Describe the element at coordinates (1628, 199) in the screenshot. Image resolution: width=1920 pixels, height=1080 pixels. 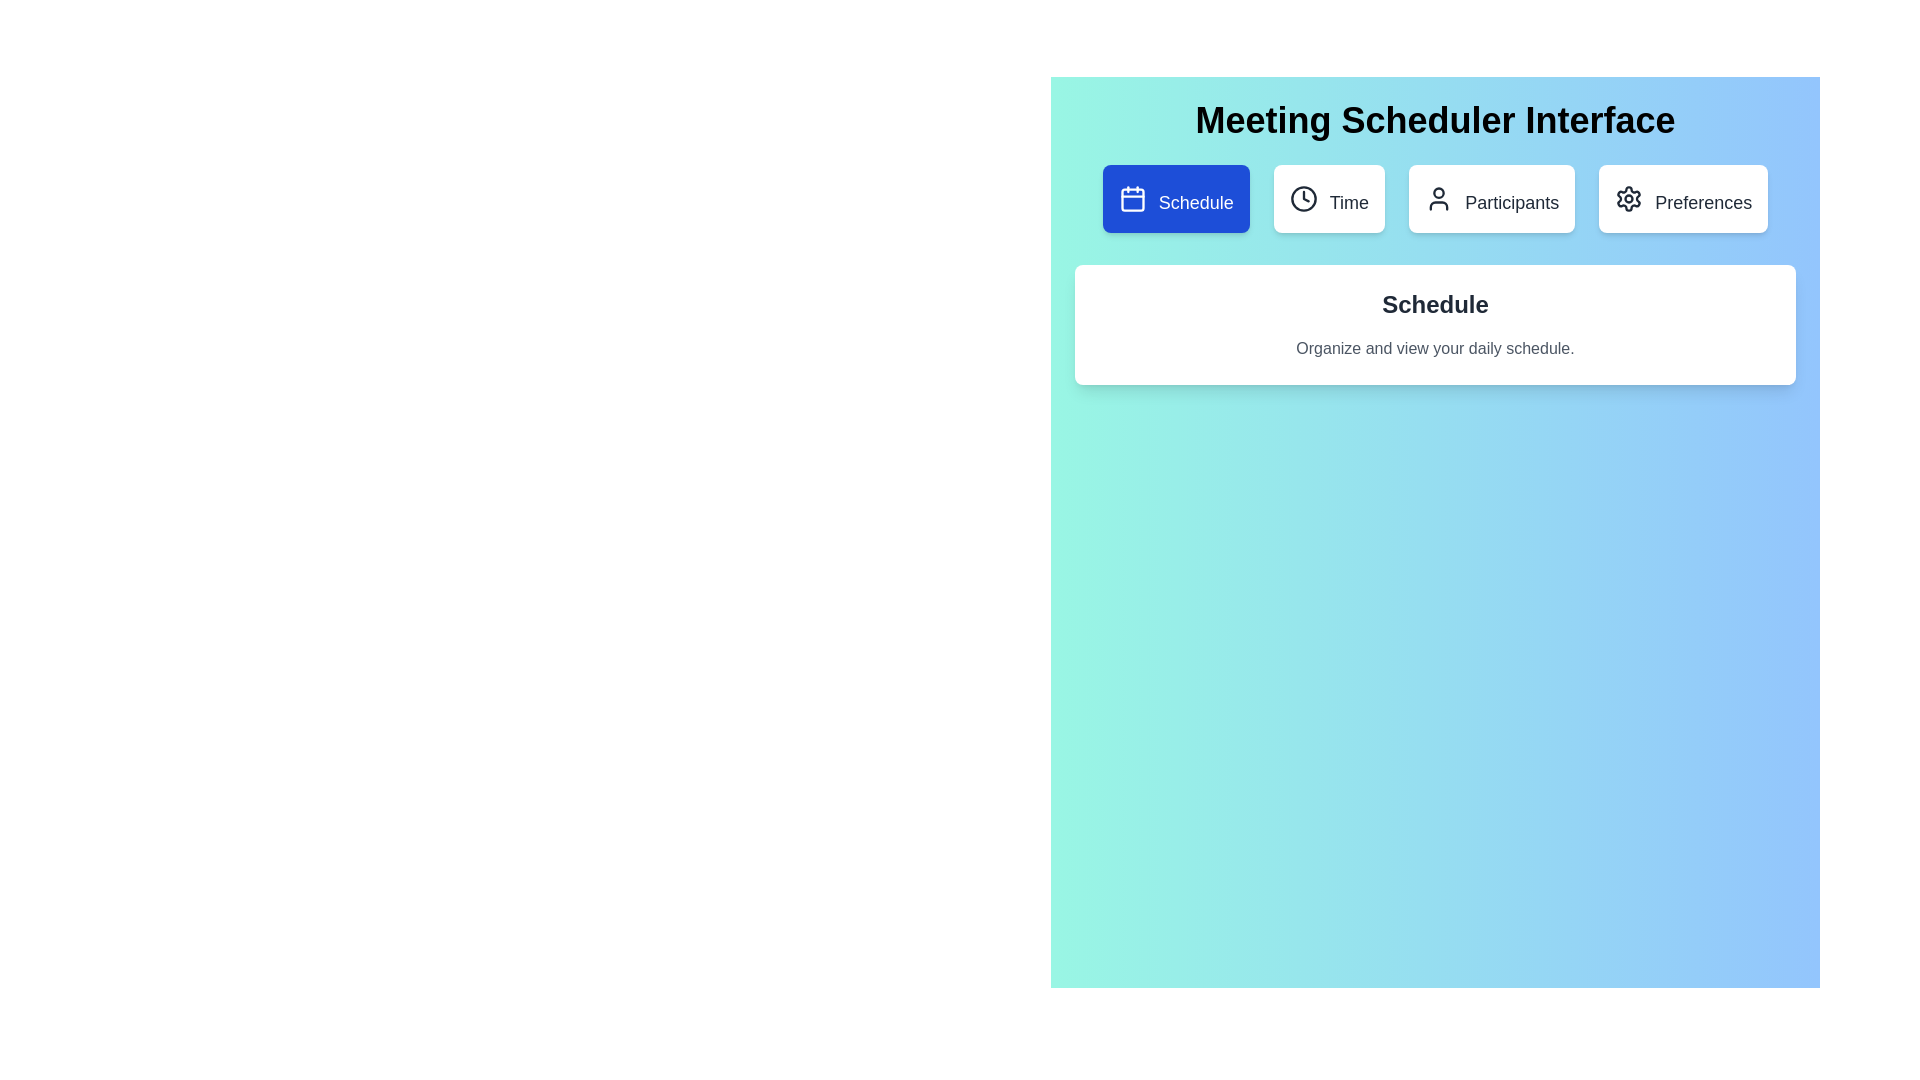
I see `the 'Preferences' icon located towards the right side of the interface` at that location.